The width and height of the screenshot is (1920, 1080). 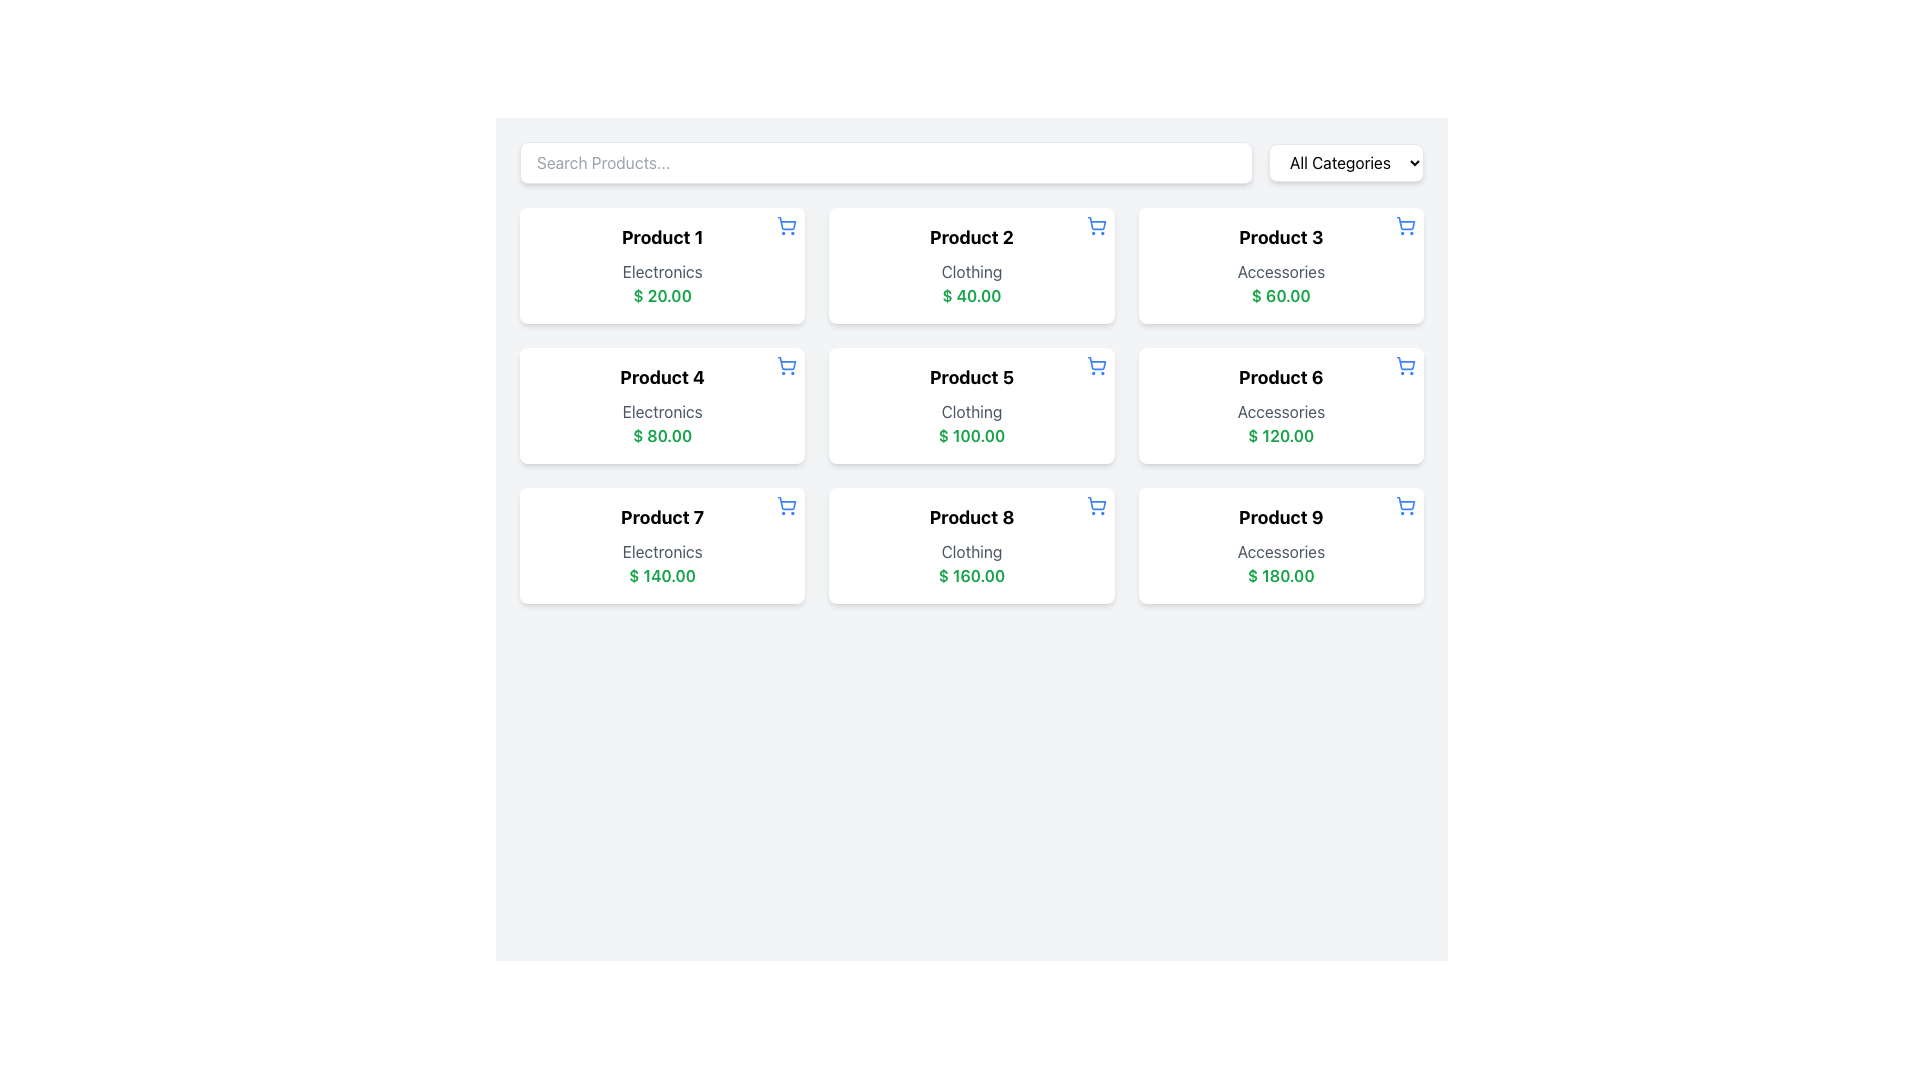 What do you see at coordinates (971, 378) in the screenshot?
I see `the product title text label in the second row and second column of the grid layout, which identifies the item being displayed` at bounding box center [971, 378].